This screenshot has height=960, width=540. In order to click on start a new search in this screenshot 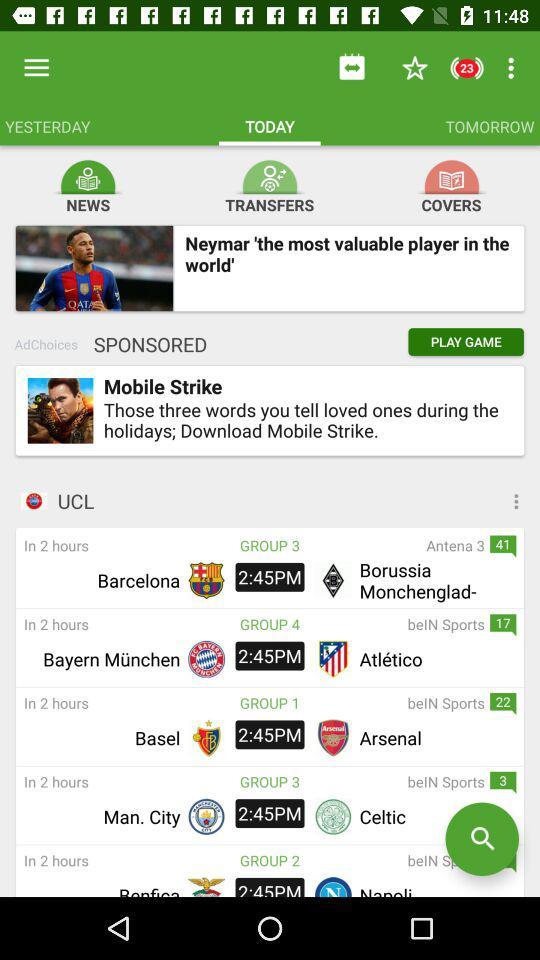, I will do `click(481, 839)`.